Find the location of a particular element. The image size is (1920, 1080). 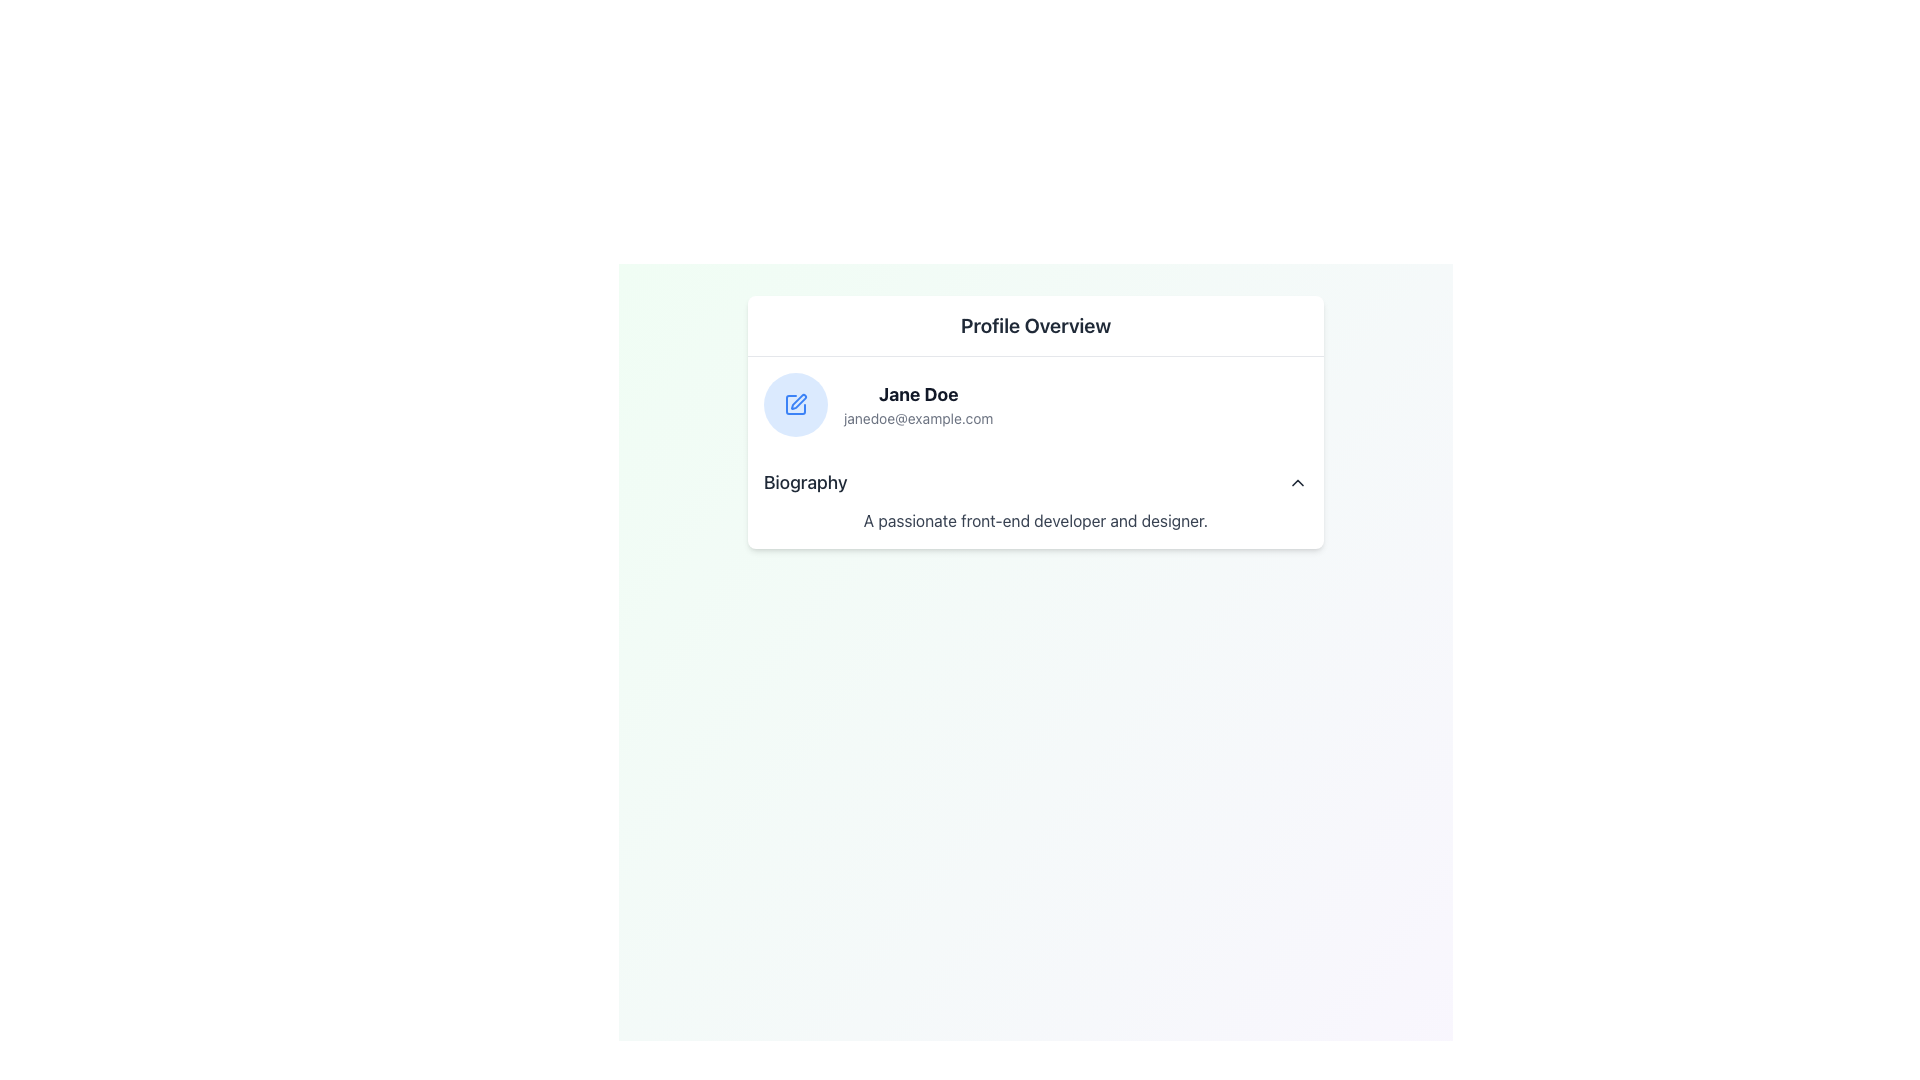

the static text display component that reads 'A passionate front-end developer and designer.' located below the 'Biography' title is located at coordinates (1036, 519).